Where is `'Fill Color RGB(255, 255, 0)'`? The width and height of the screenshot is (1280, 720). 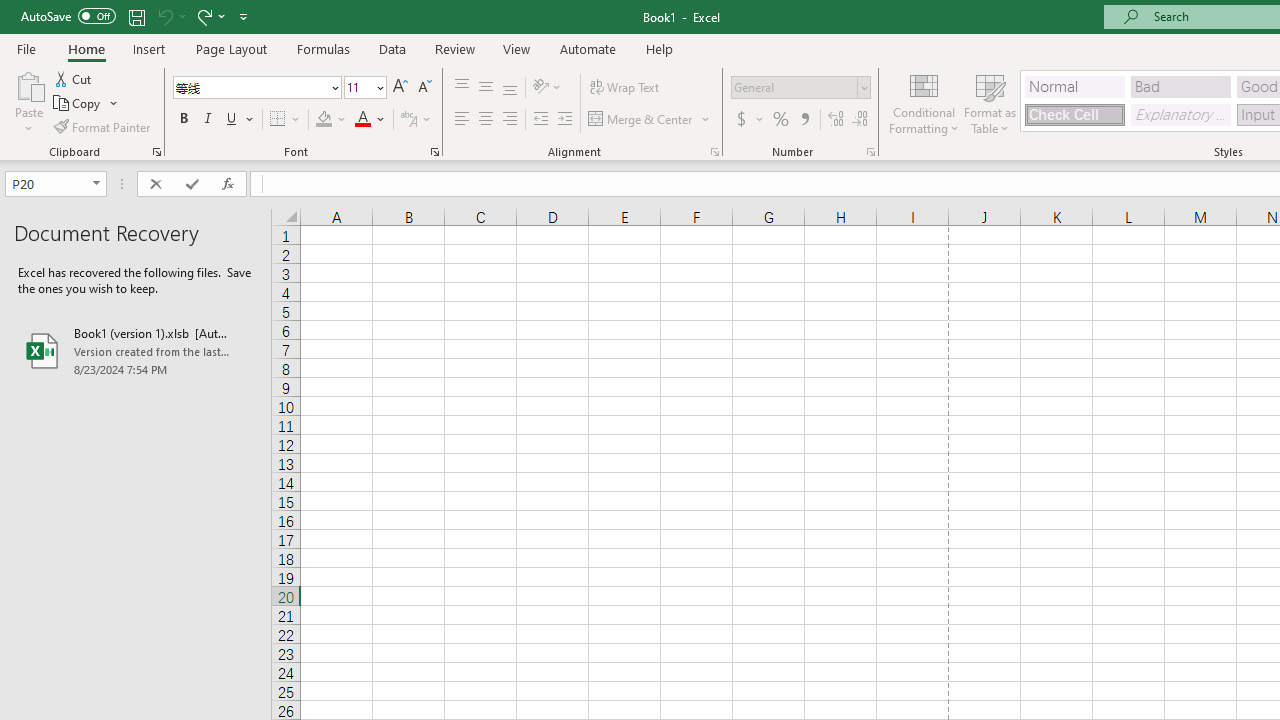 'Fill Color RGB(255, 255, 0)' is located at coordinates (324, 119).